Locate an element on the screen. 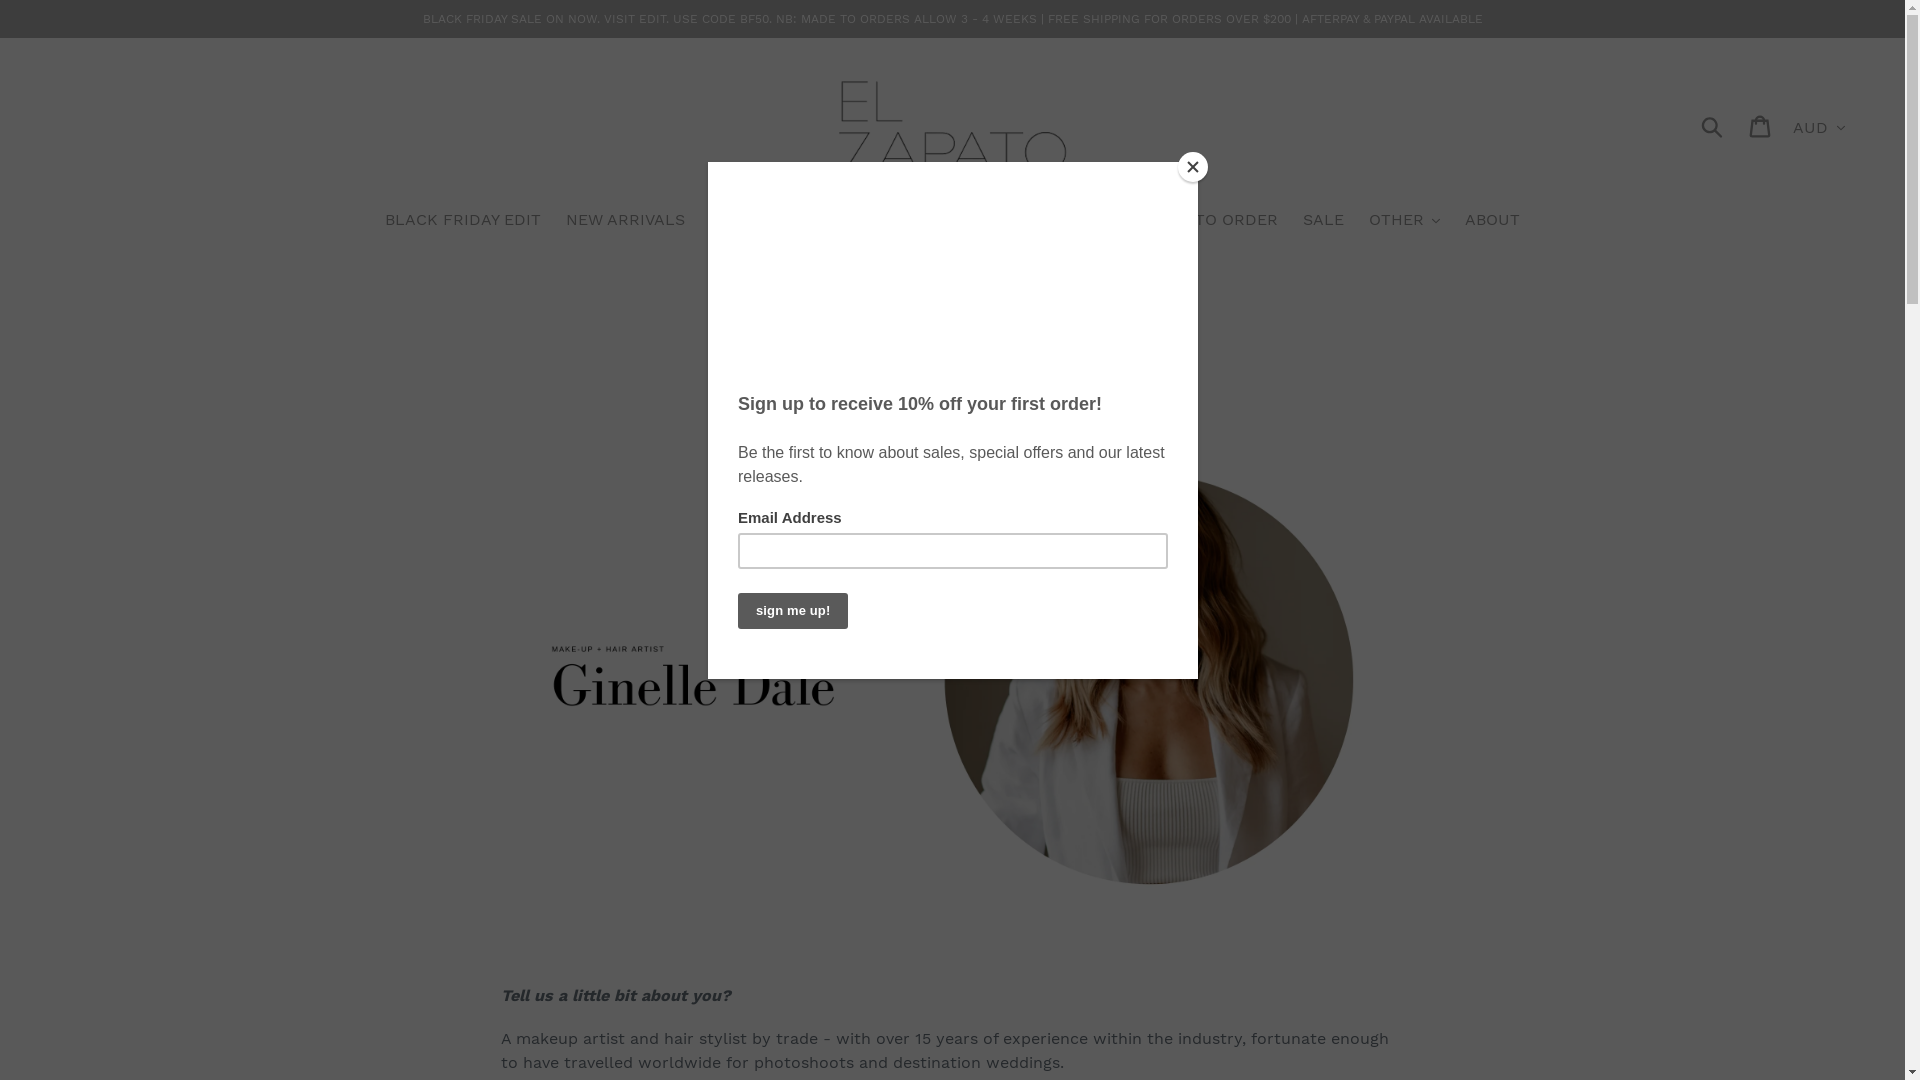  'SPRING SUMMER 22-23' is located at coordinates (801, 221).